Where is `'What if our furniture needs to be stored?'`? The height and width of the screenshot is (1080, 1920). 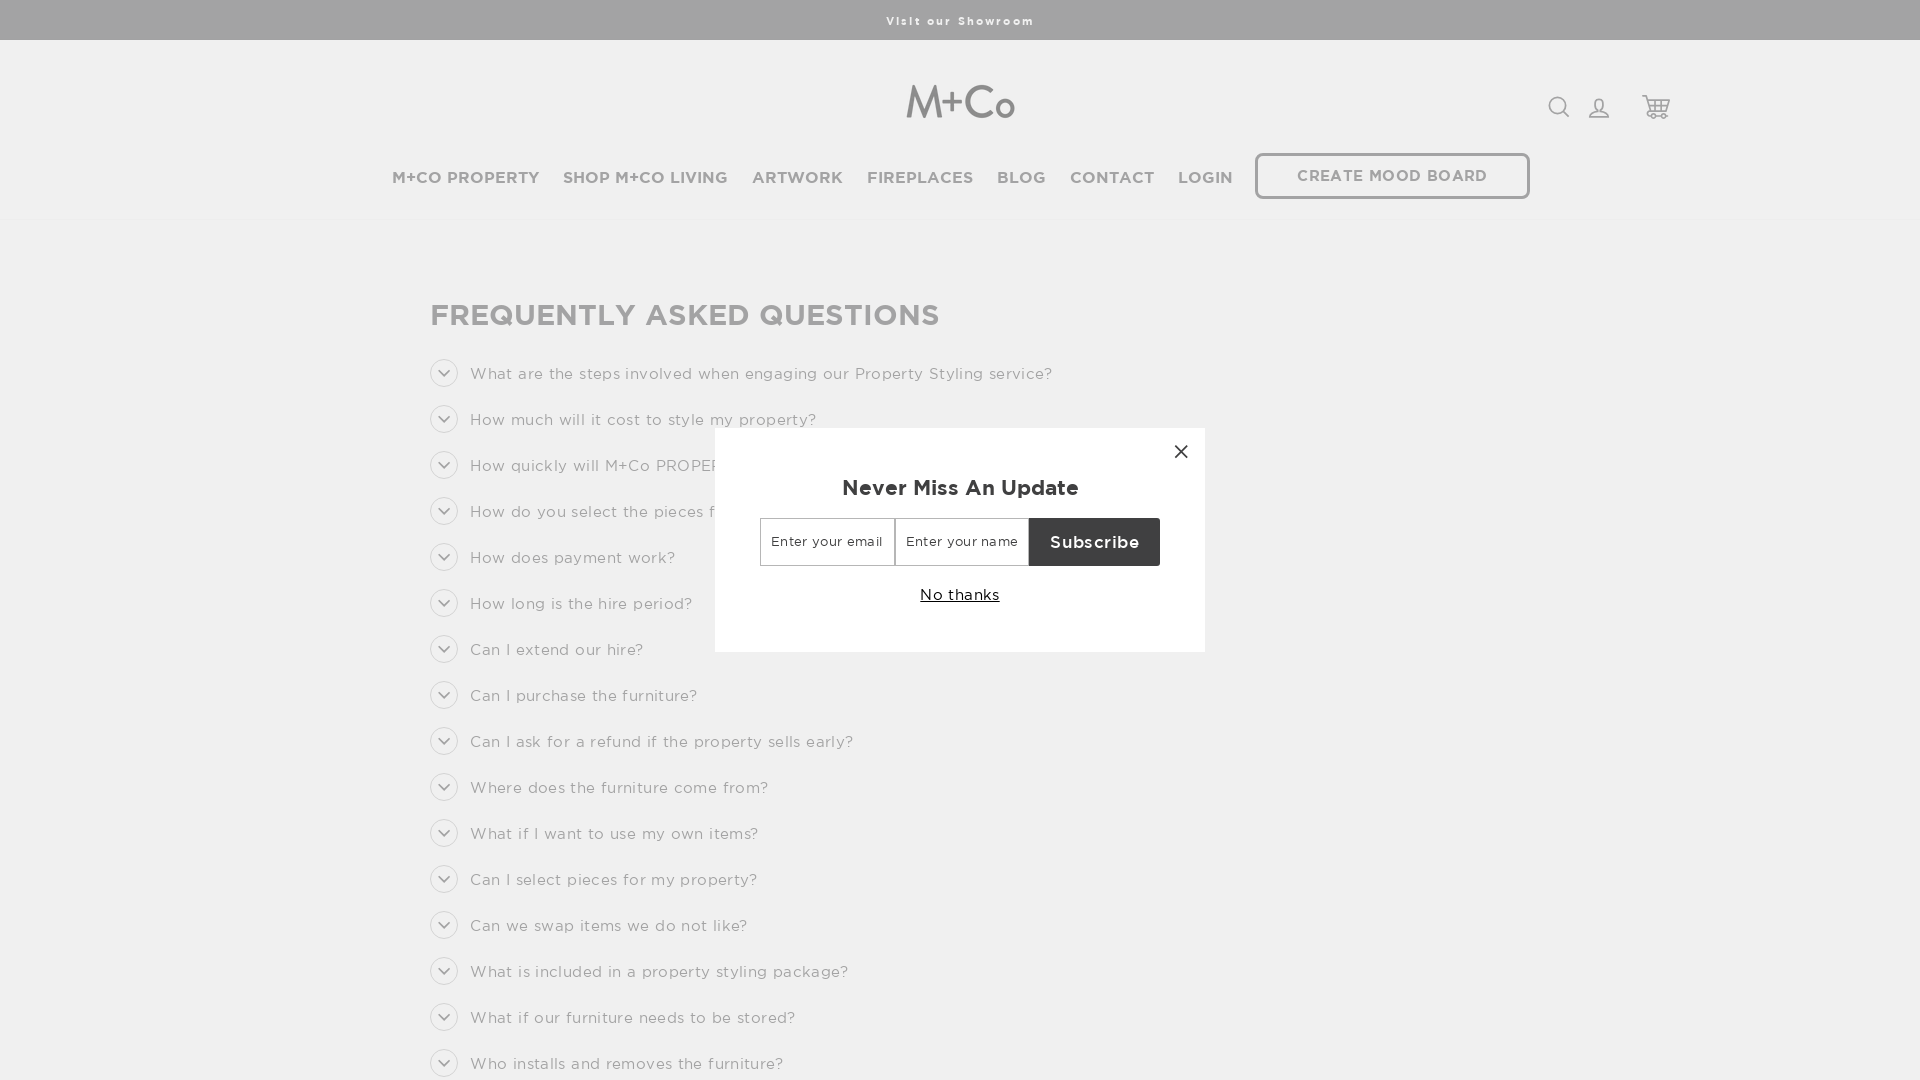 'What if our furniture needs to be stored?' is located at coordinates (611, 1017).